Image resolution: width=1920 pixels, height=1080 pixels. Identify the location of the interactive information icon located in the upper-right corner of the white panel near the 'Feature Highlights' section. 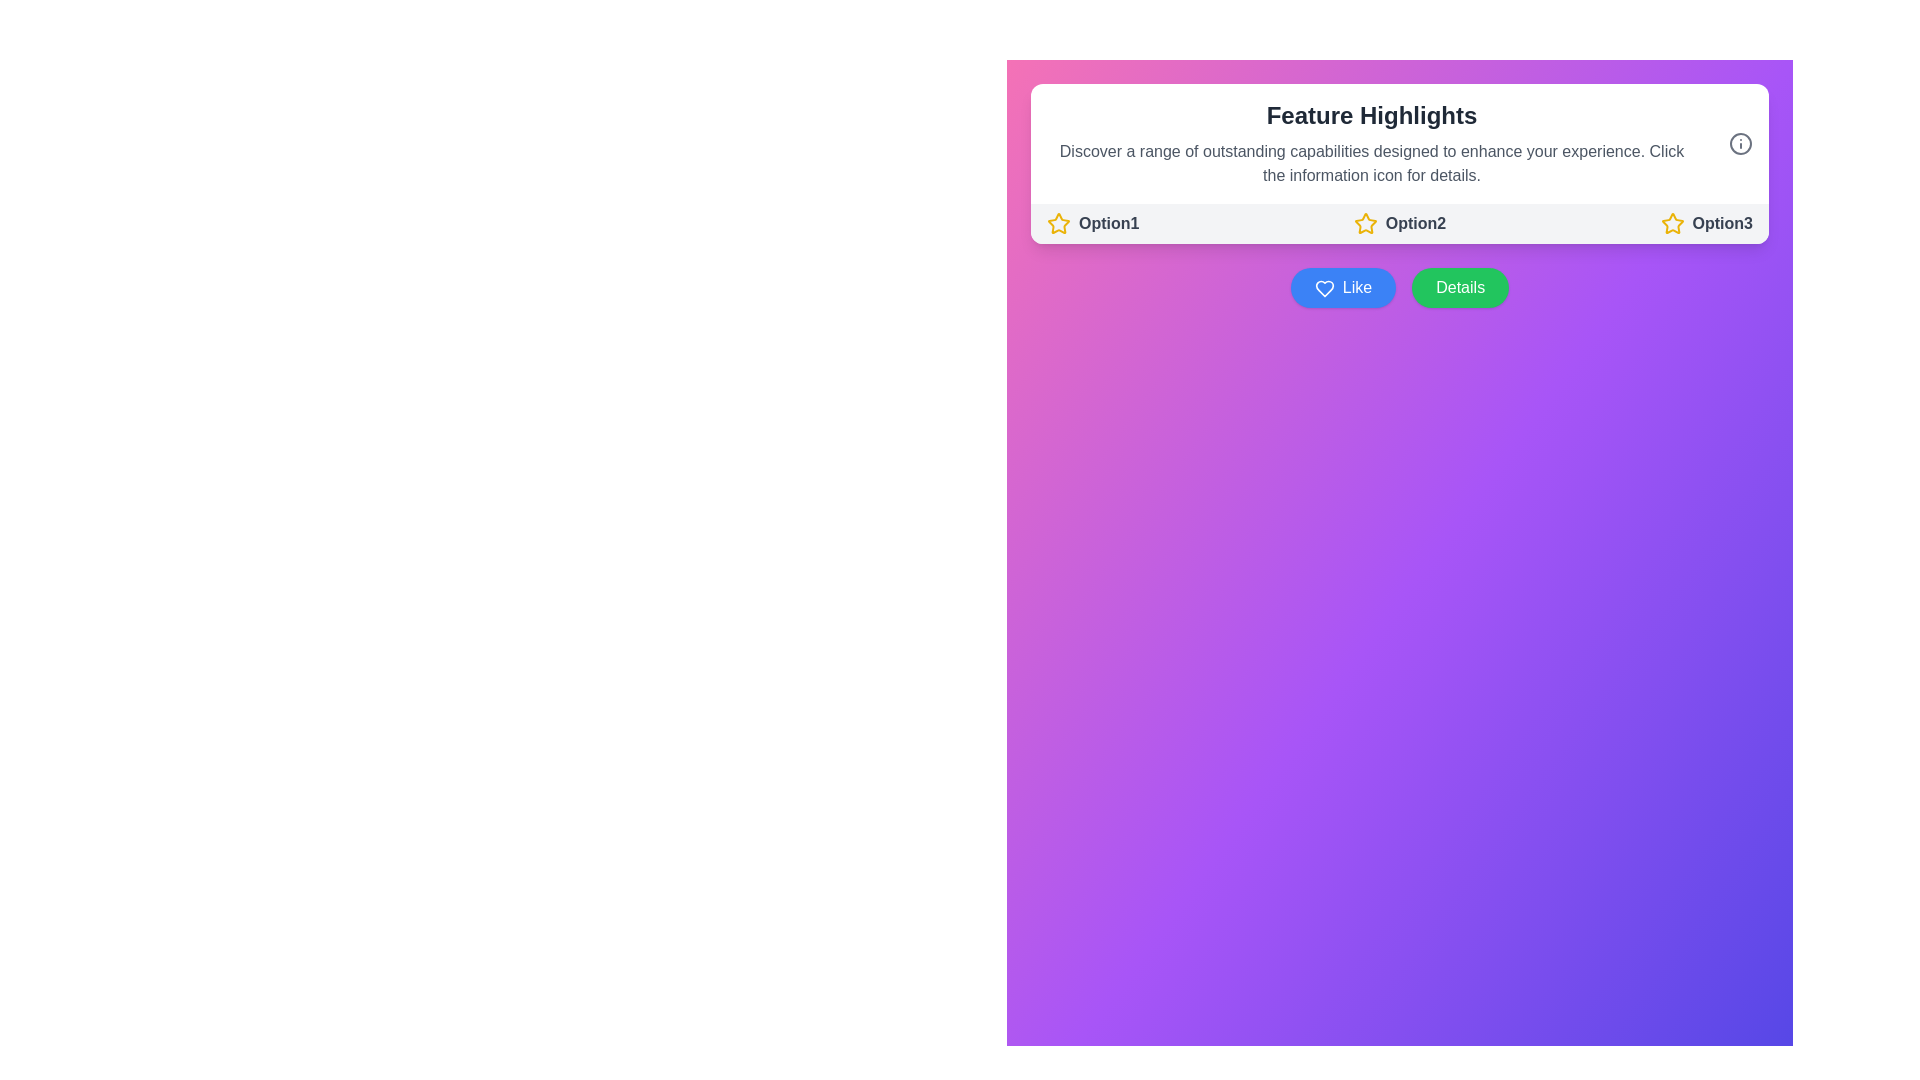
(1740, 142).